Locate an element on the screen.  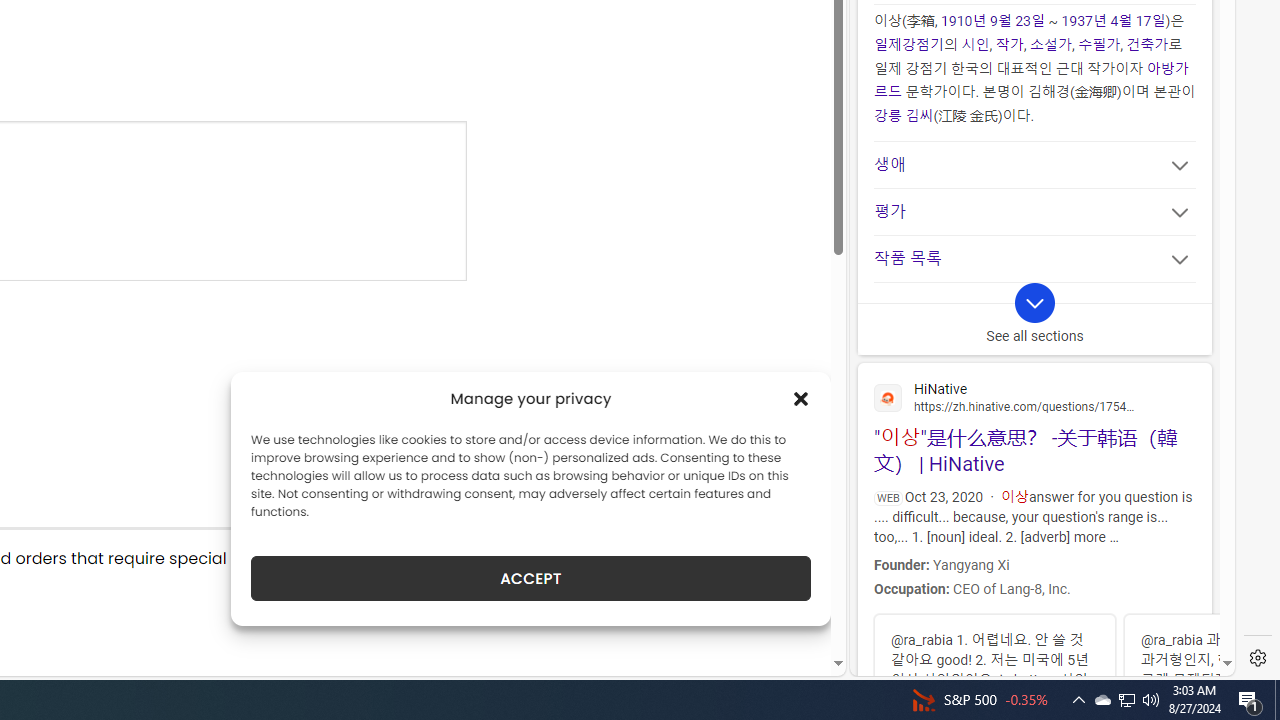
'HiNative' is located at coordinates (1034, 396).